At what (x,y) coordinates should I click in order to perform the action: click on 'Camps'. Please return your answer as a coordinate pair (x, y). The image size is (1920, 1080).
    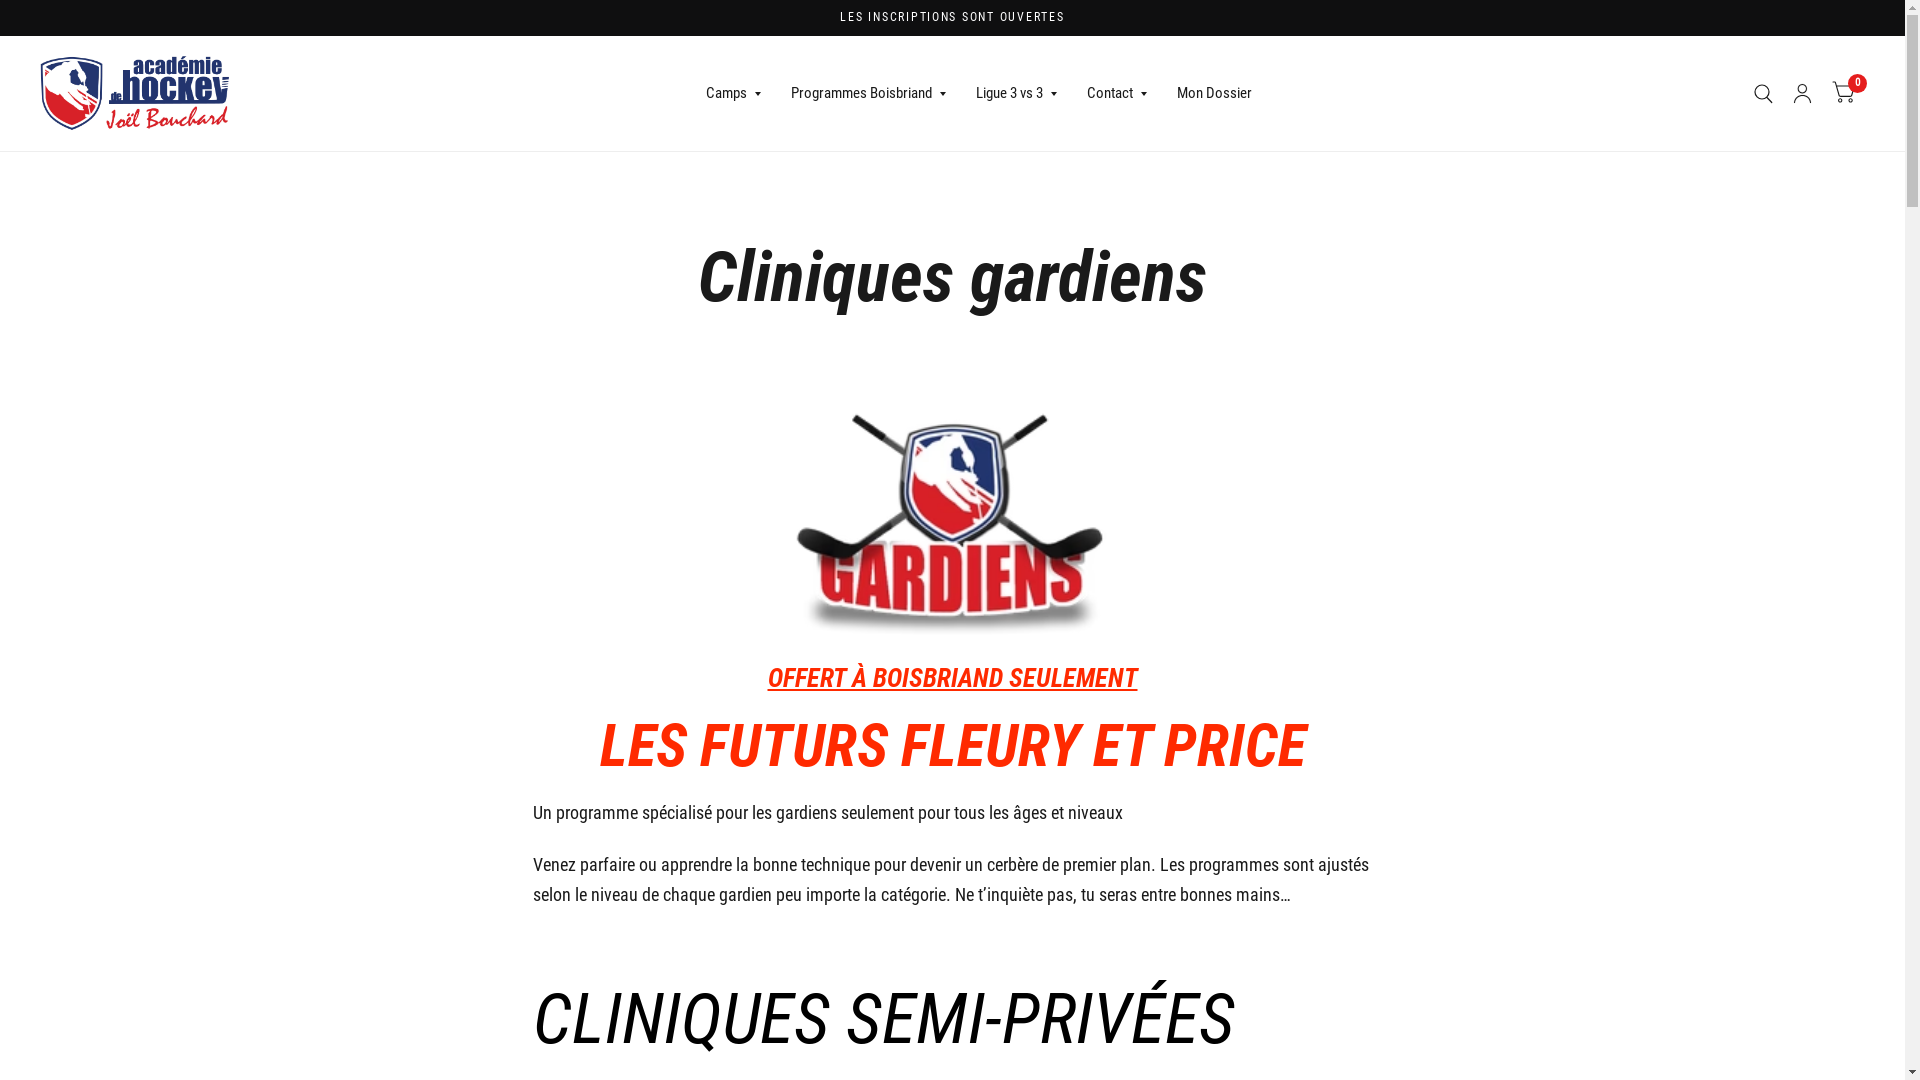
    Looking at the image, I should click on (732, 93).